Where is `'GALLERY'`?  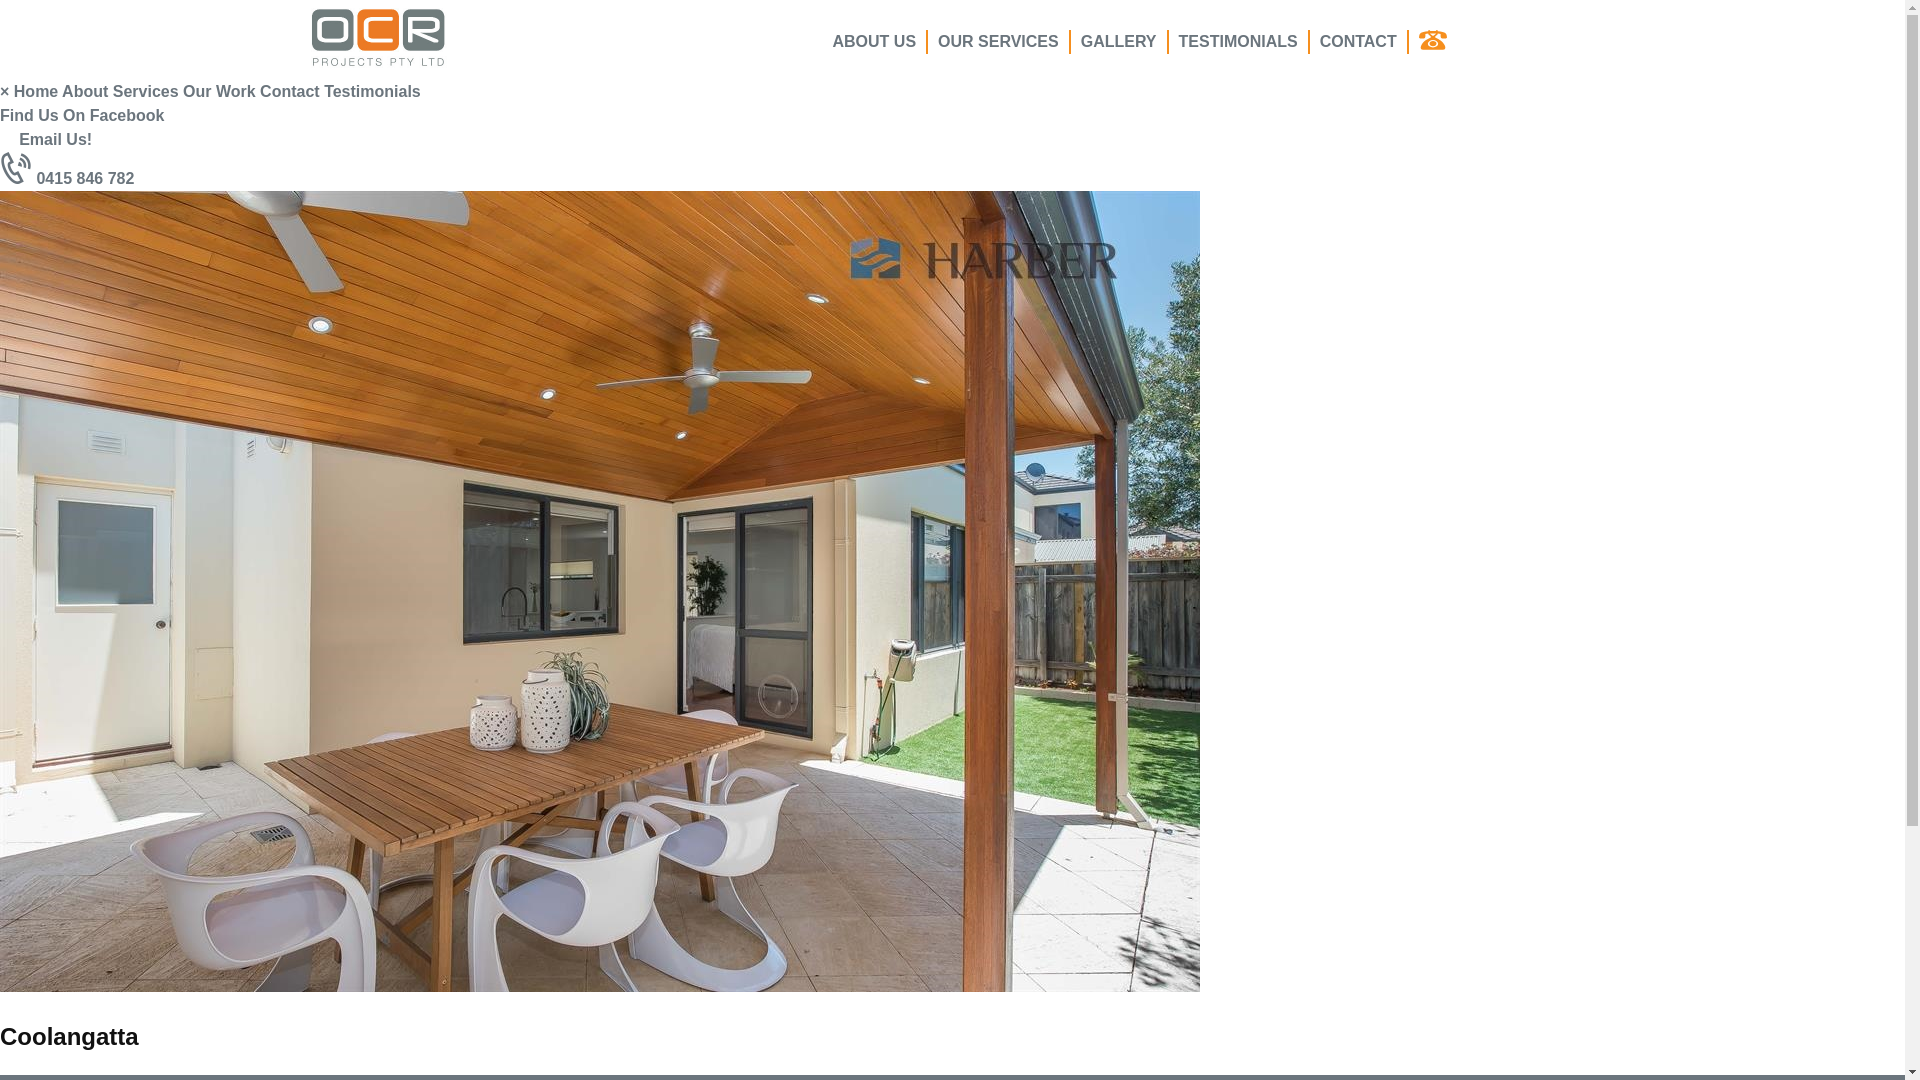
'GALLERY' is located at coordinates (1069, 42).